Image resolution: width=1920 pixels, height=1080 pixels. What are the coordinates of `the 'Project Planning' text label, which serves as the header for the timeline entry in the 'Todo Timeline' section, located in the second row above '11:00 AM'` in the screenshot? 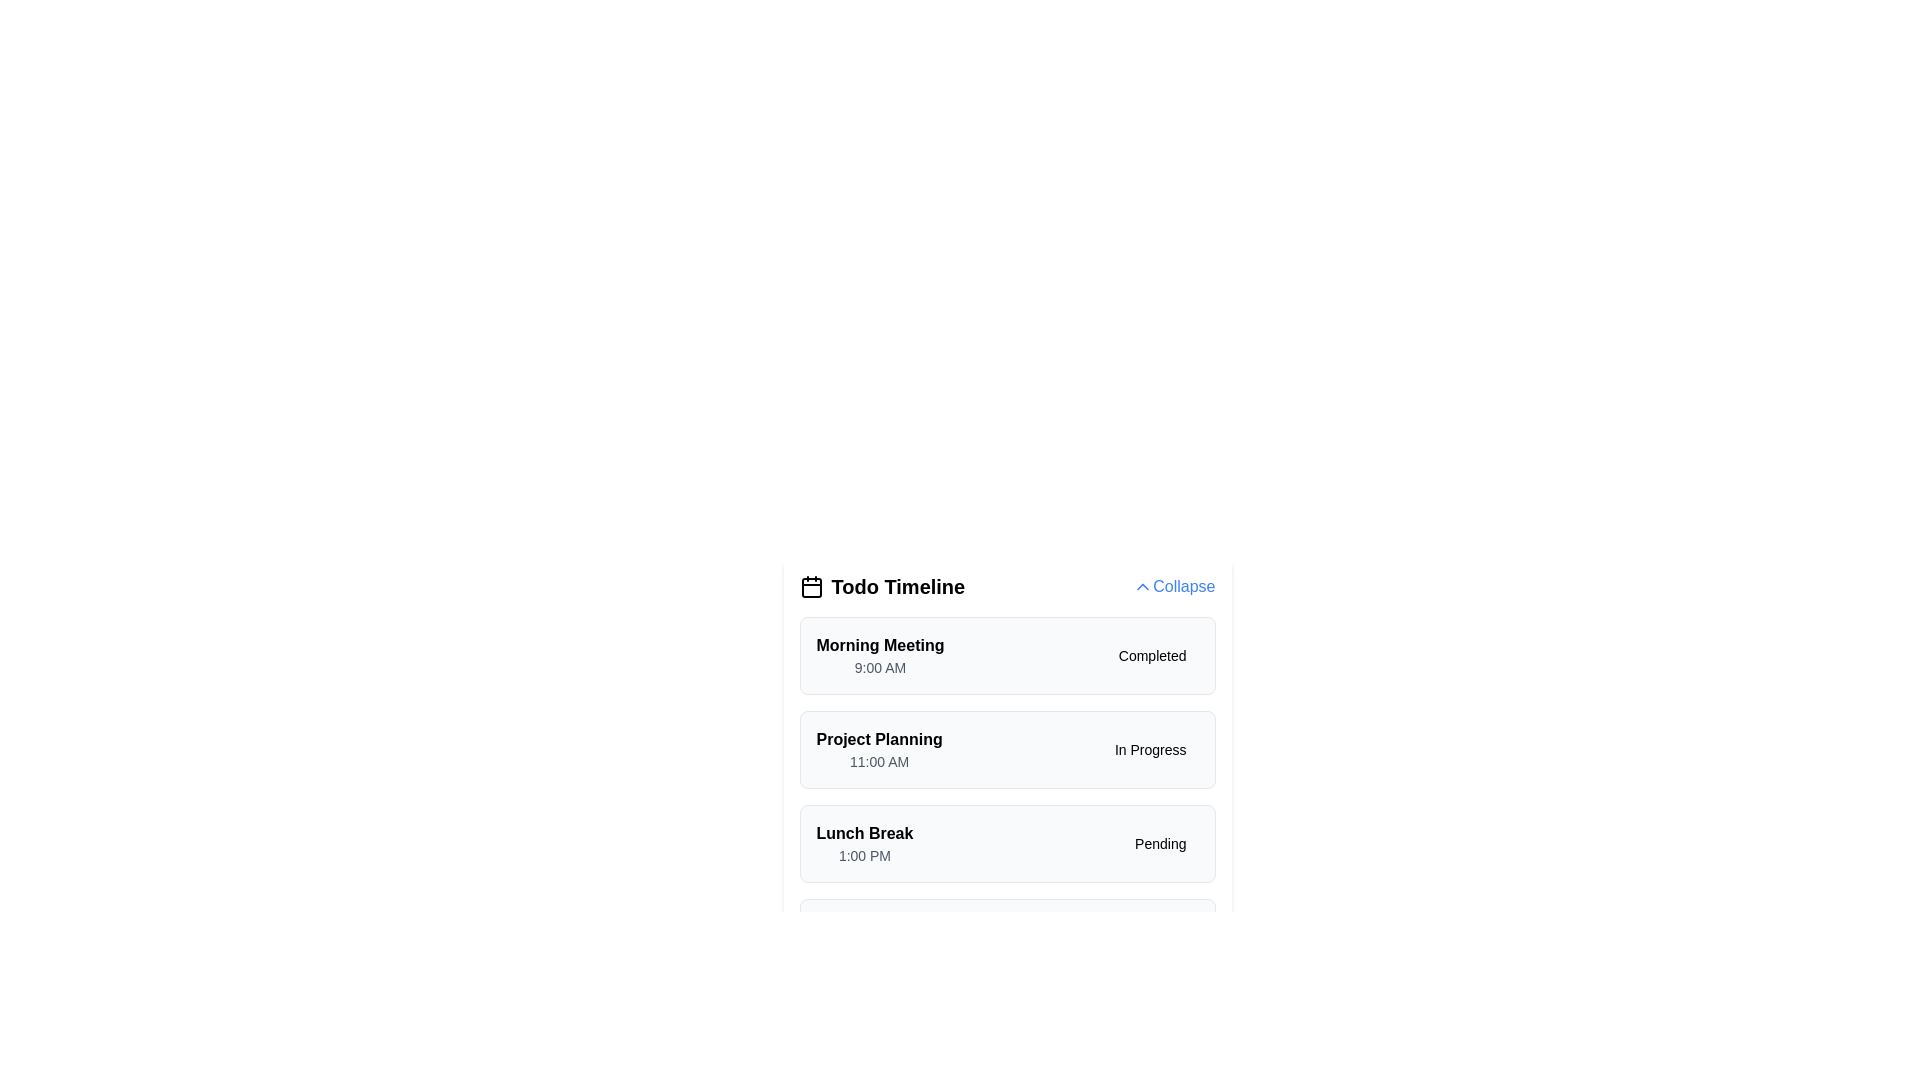 It's located at (879, 740).